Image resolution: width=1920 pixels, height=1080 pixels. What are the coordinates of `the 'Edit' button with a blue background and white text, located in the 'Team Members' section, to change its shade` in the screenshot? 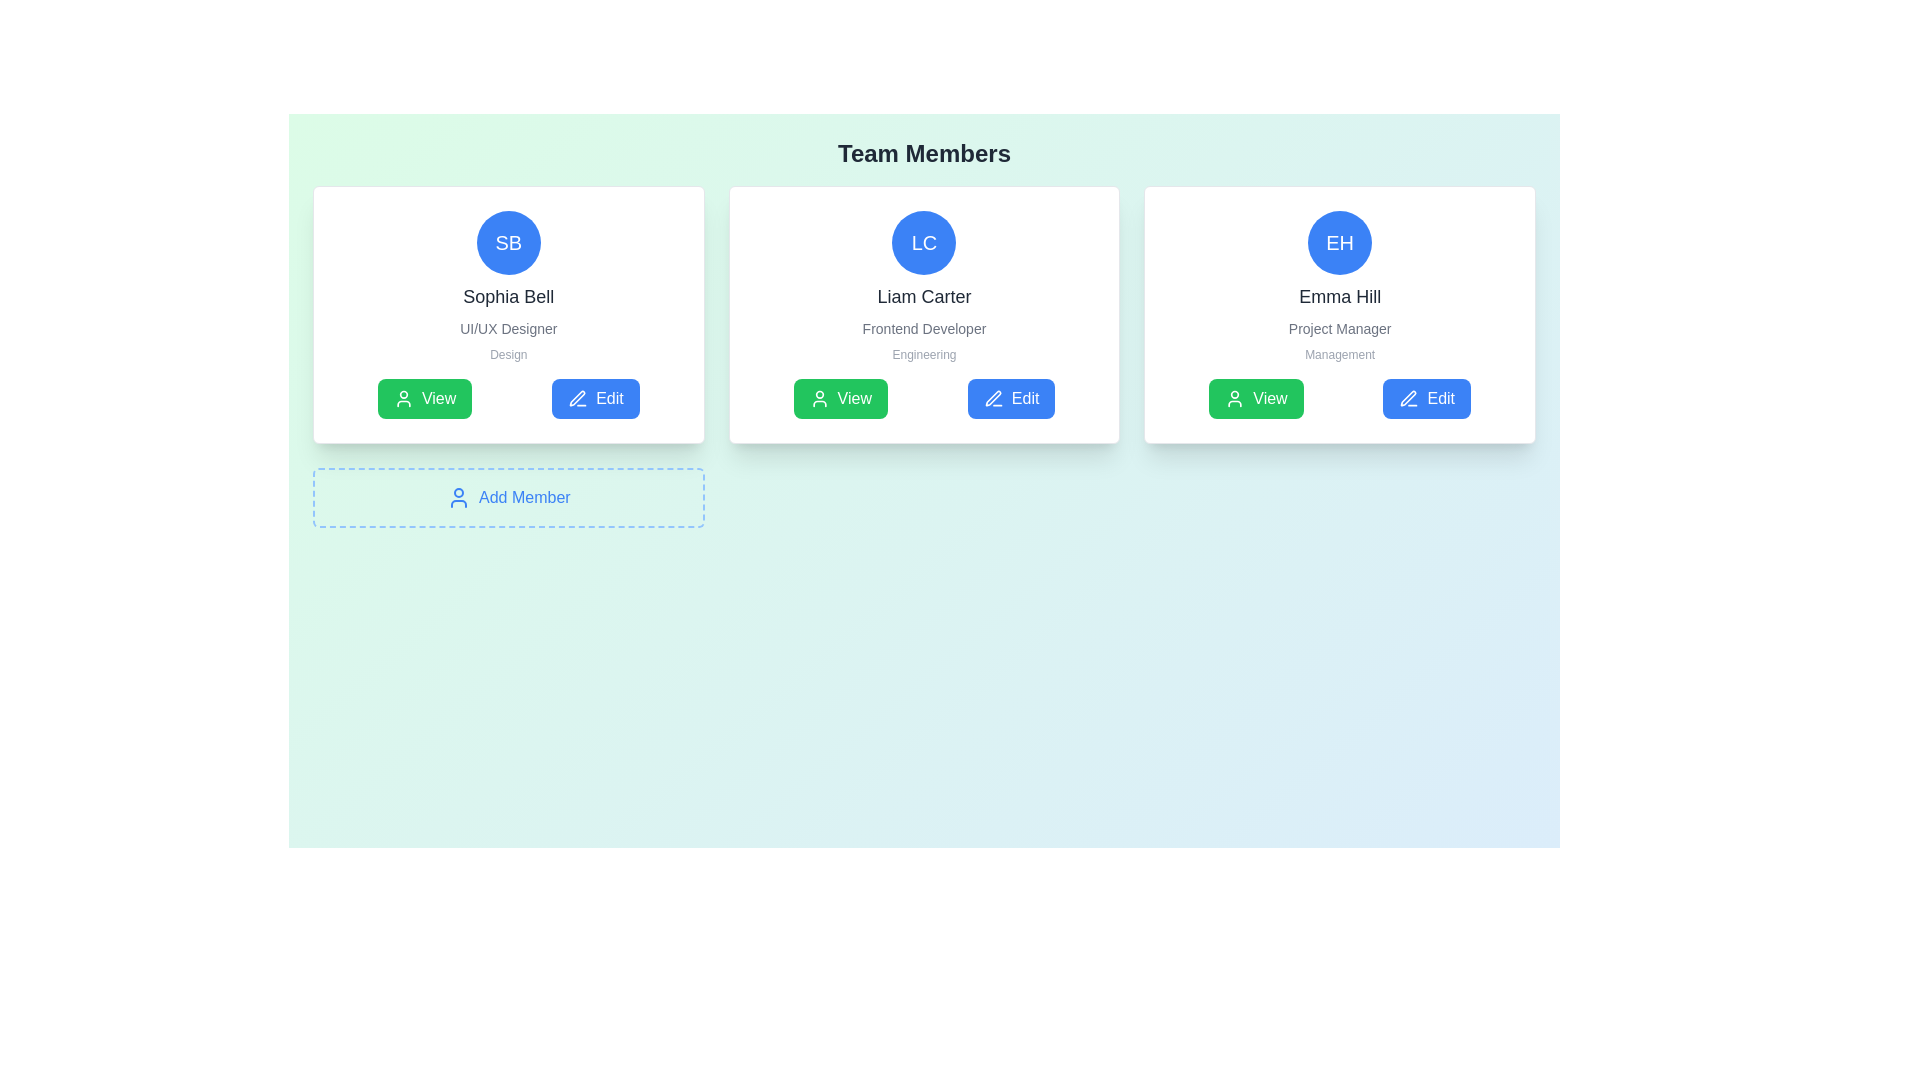 It's located at (1011, 398).